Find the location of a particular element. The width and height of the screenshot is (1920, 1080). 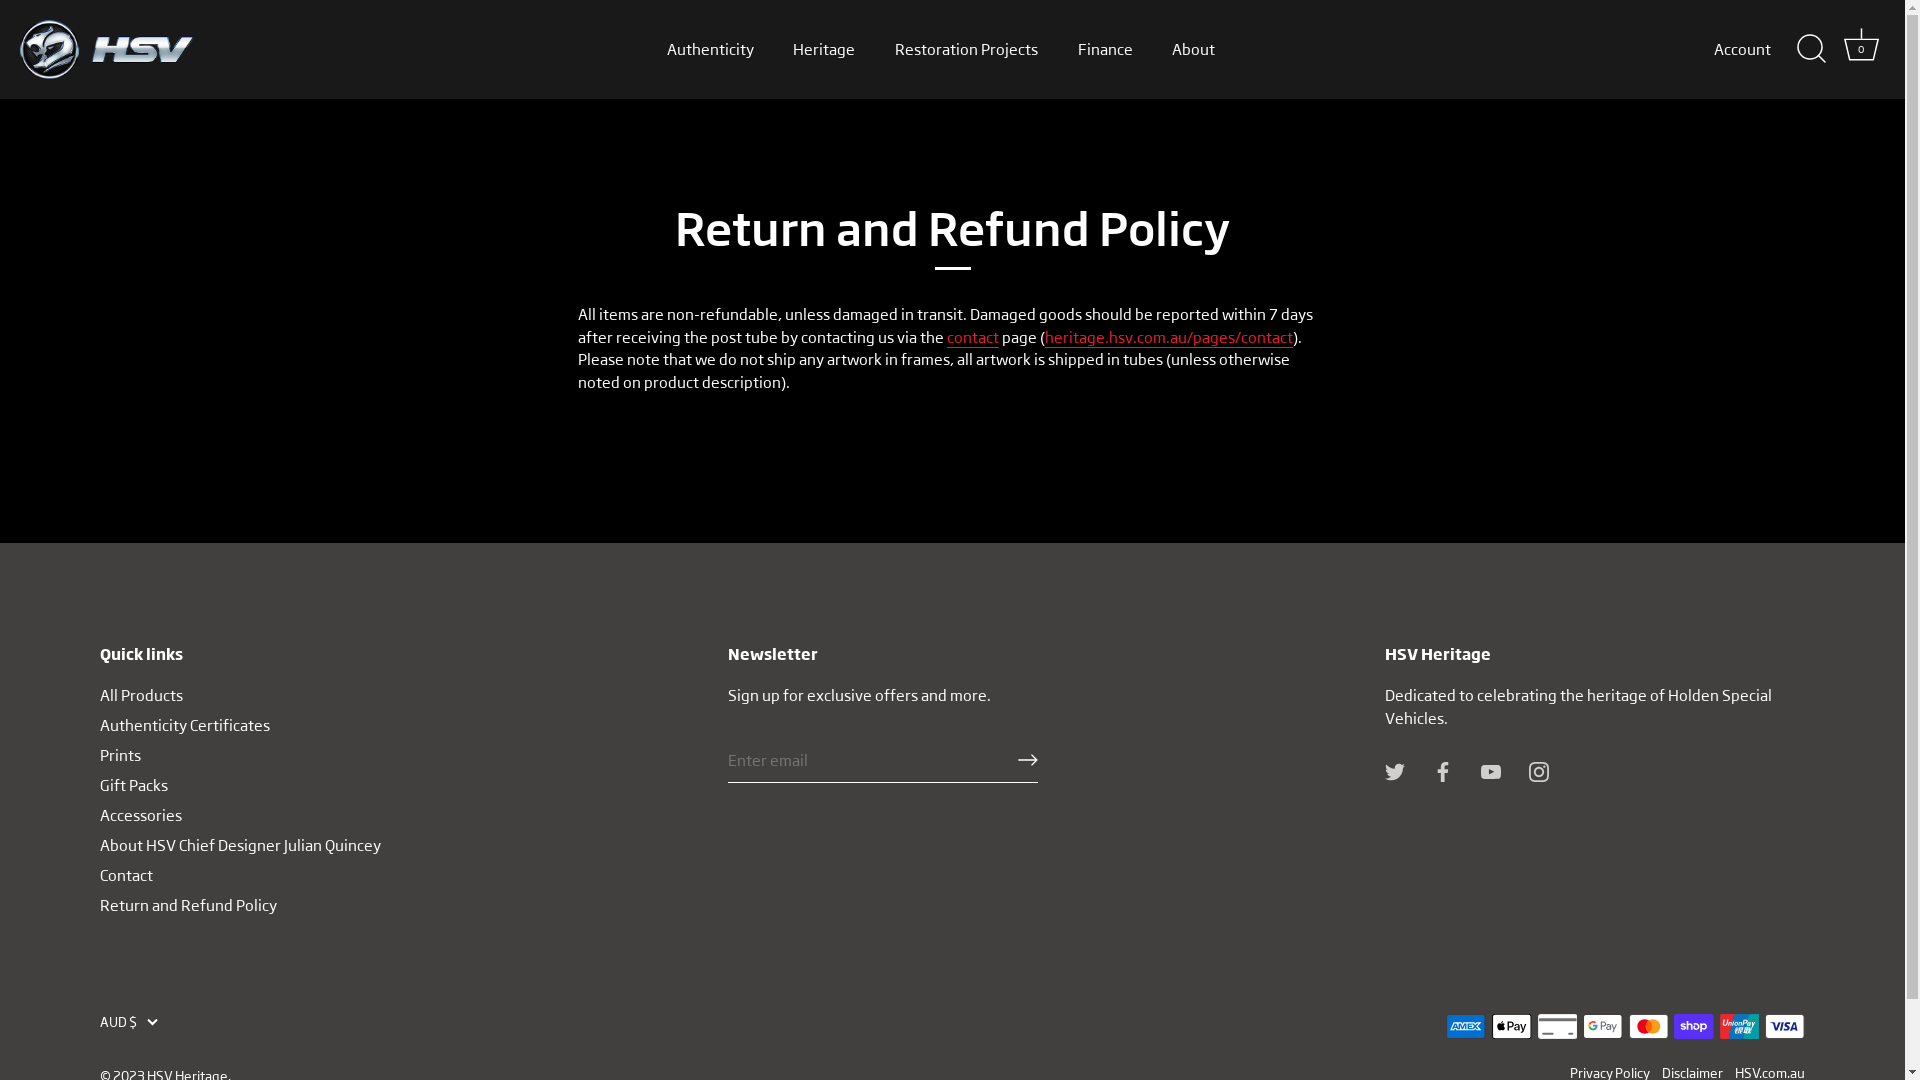

'contact' is located at coordinates (971, 335).